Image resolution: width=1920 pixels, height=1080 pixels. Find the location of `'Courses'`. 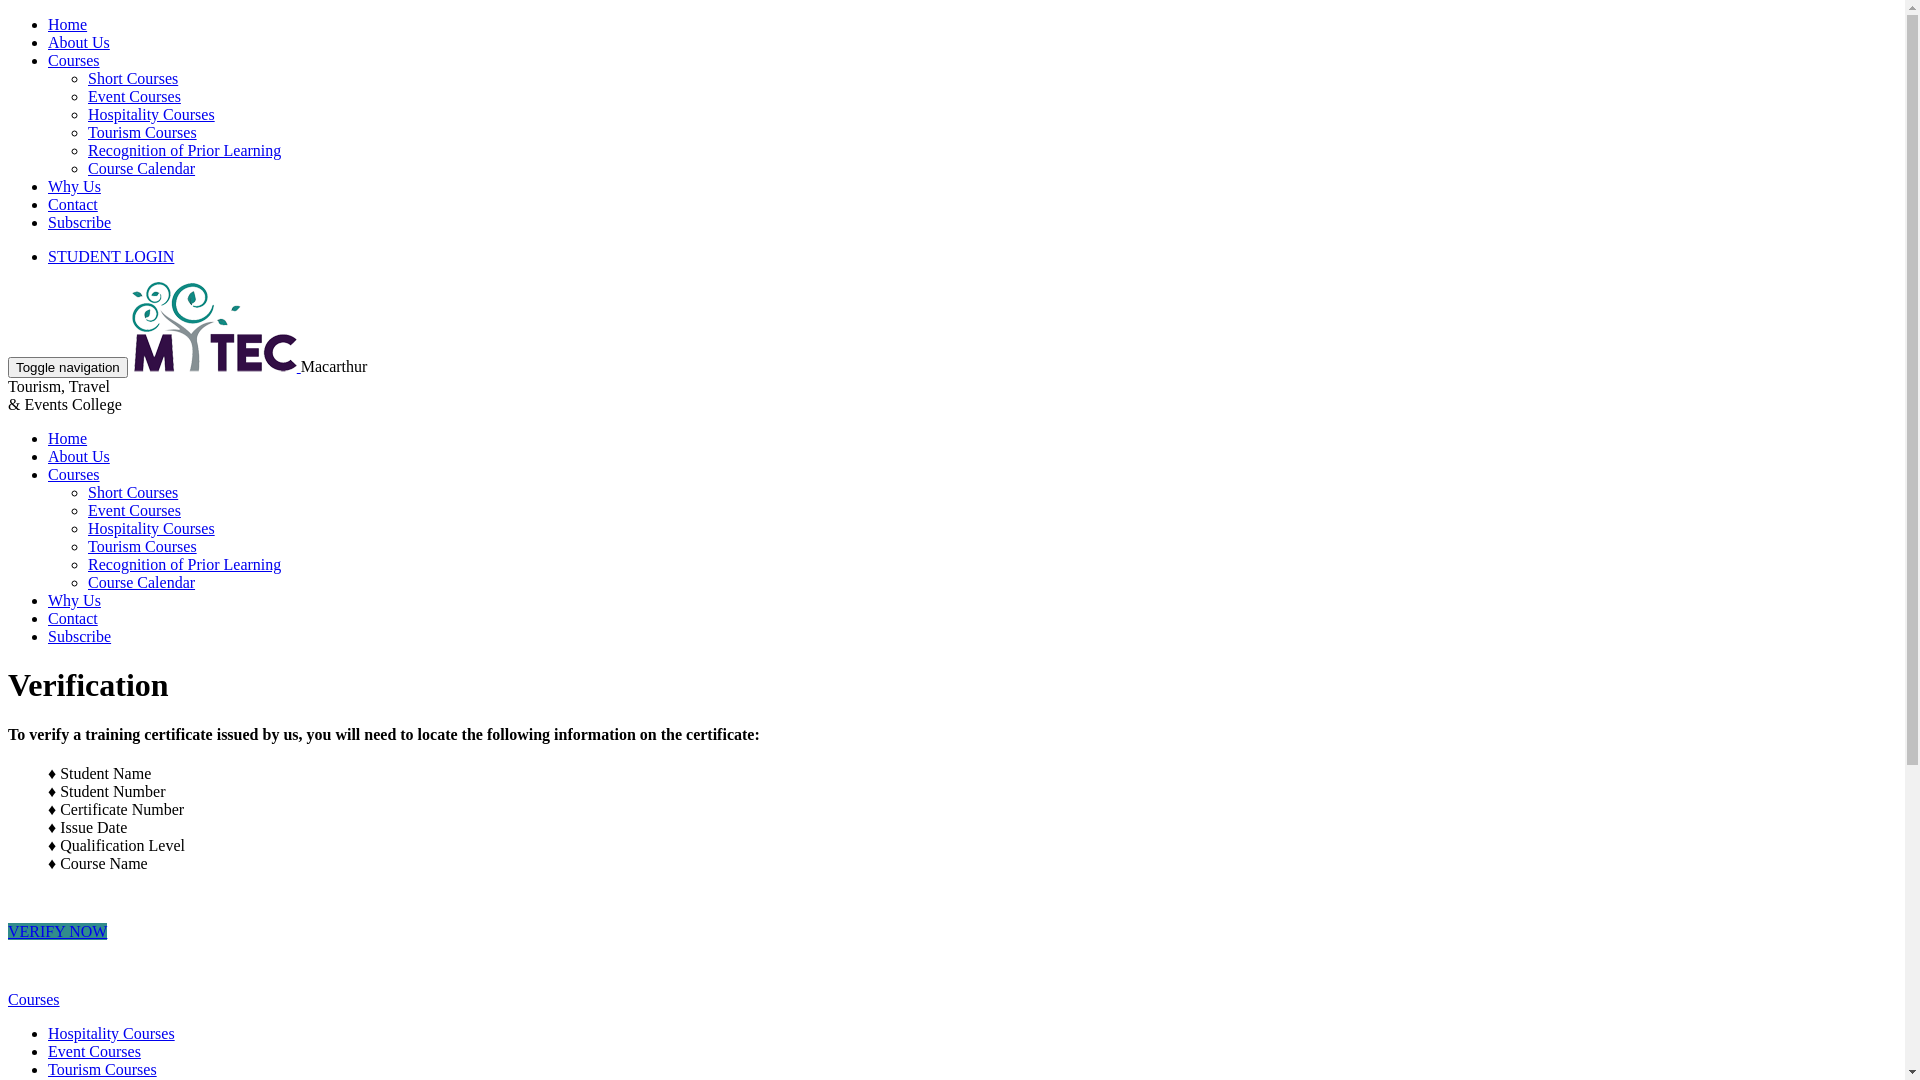

'Courses' is located at coordinates (73, 474).